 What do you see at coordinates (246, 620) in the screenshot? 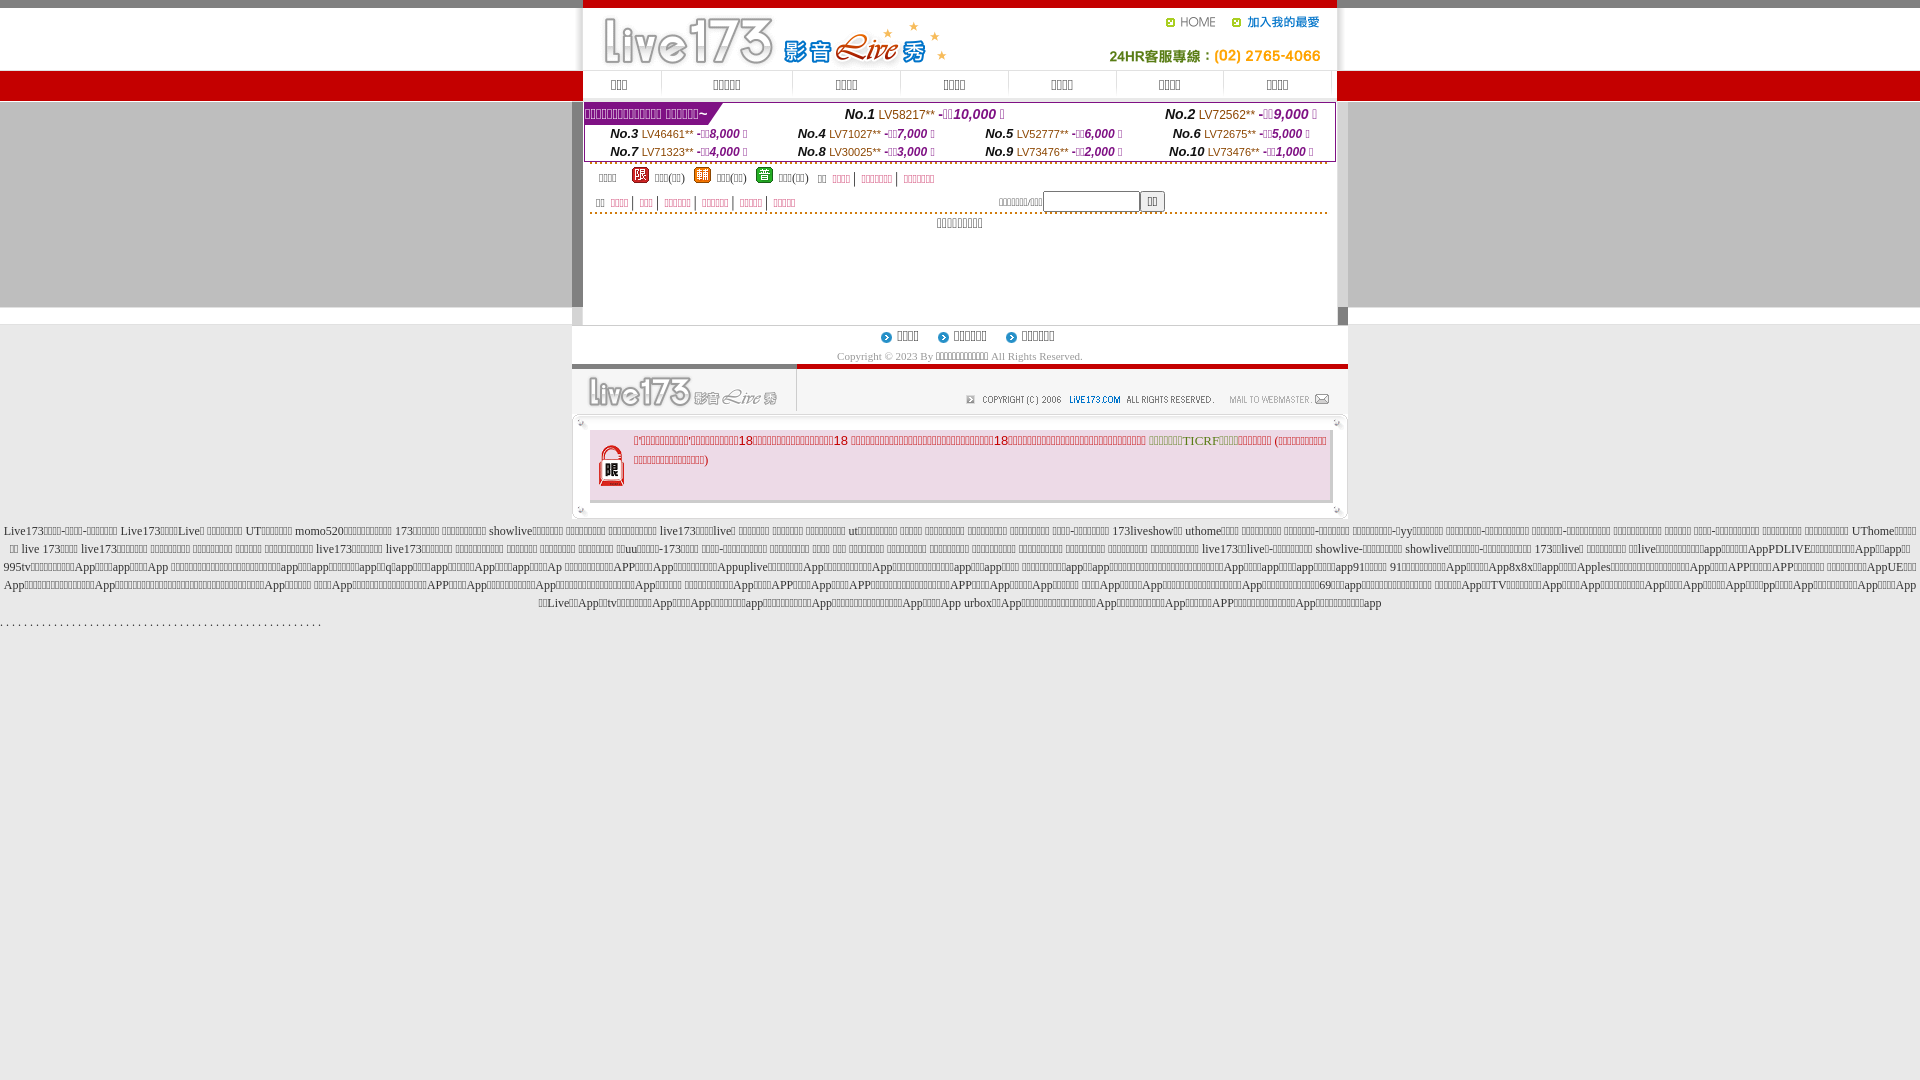
I see `'.'` at bounding box center [246, 620].